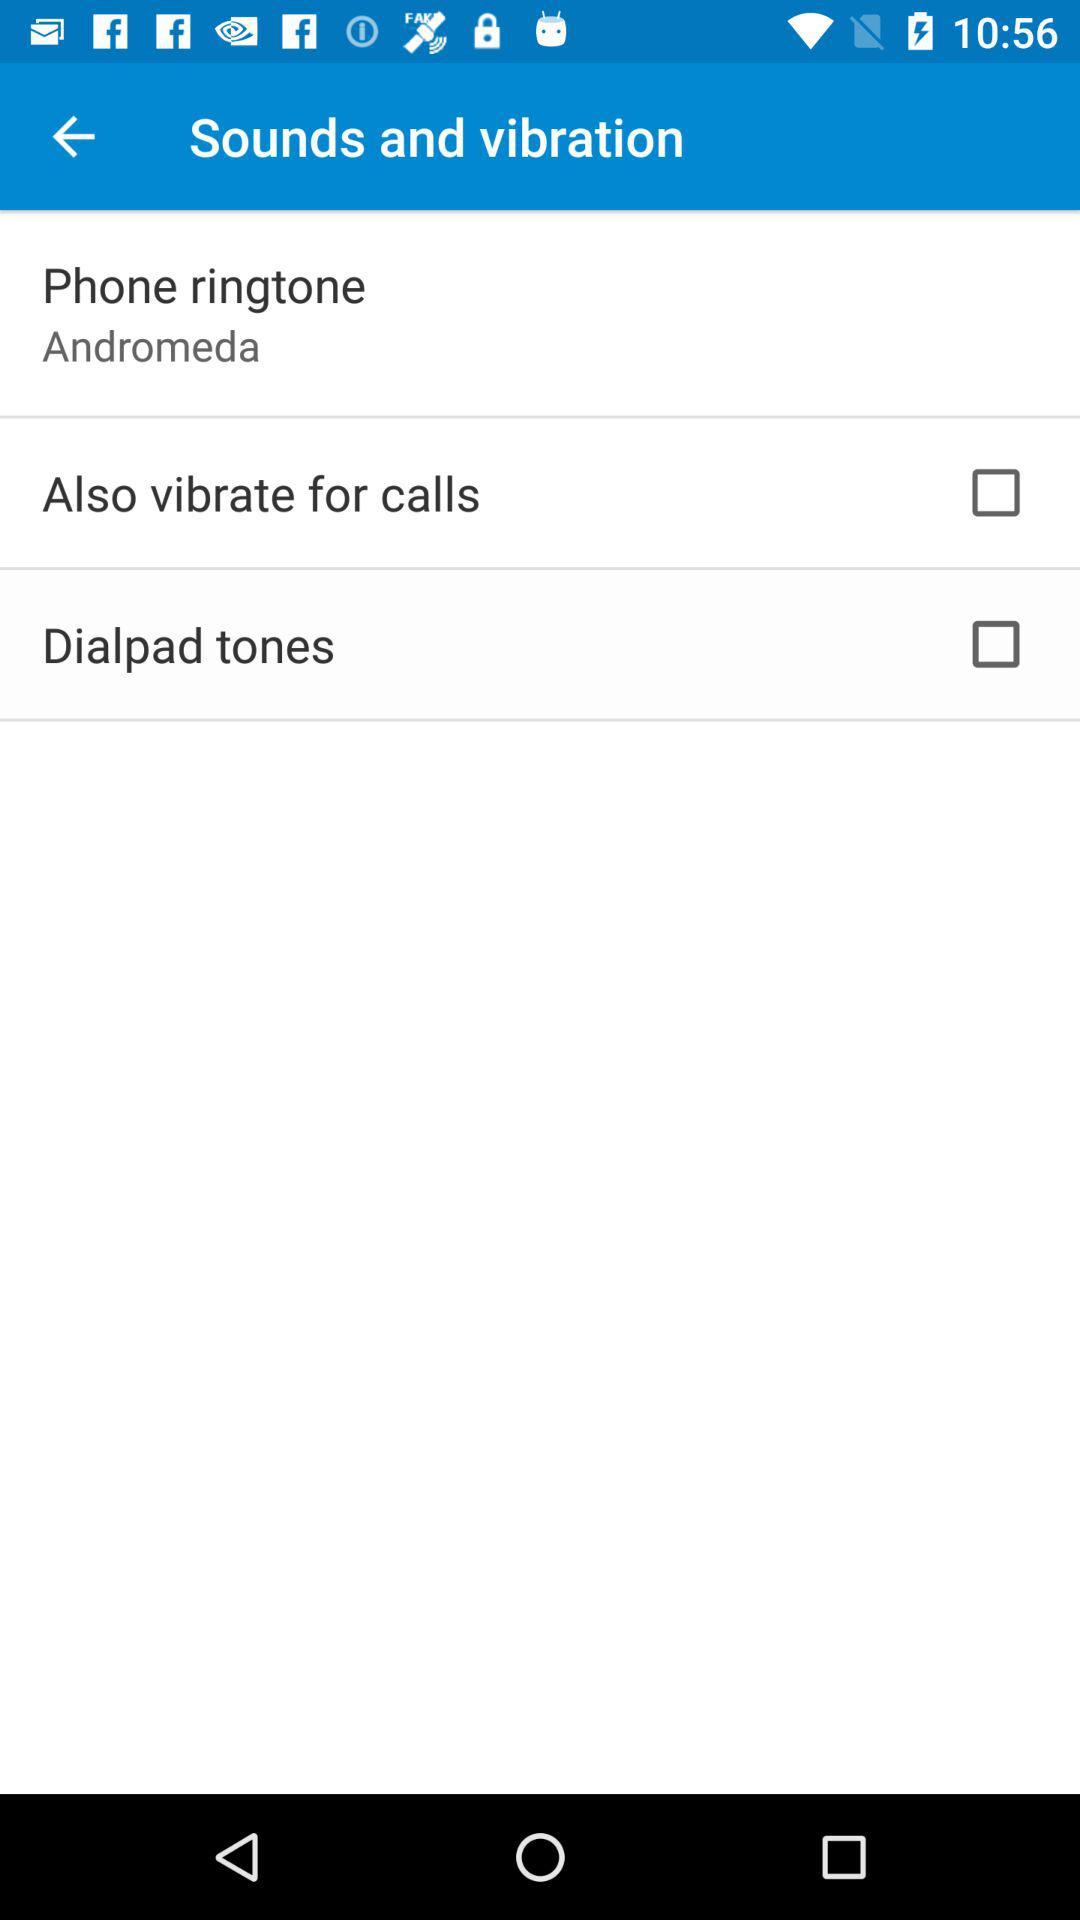  Describe the element at coordinates (188, 644) in the screenshot. I see `the icon on the left` at that location.